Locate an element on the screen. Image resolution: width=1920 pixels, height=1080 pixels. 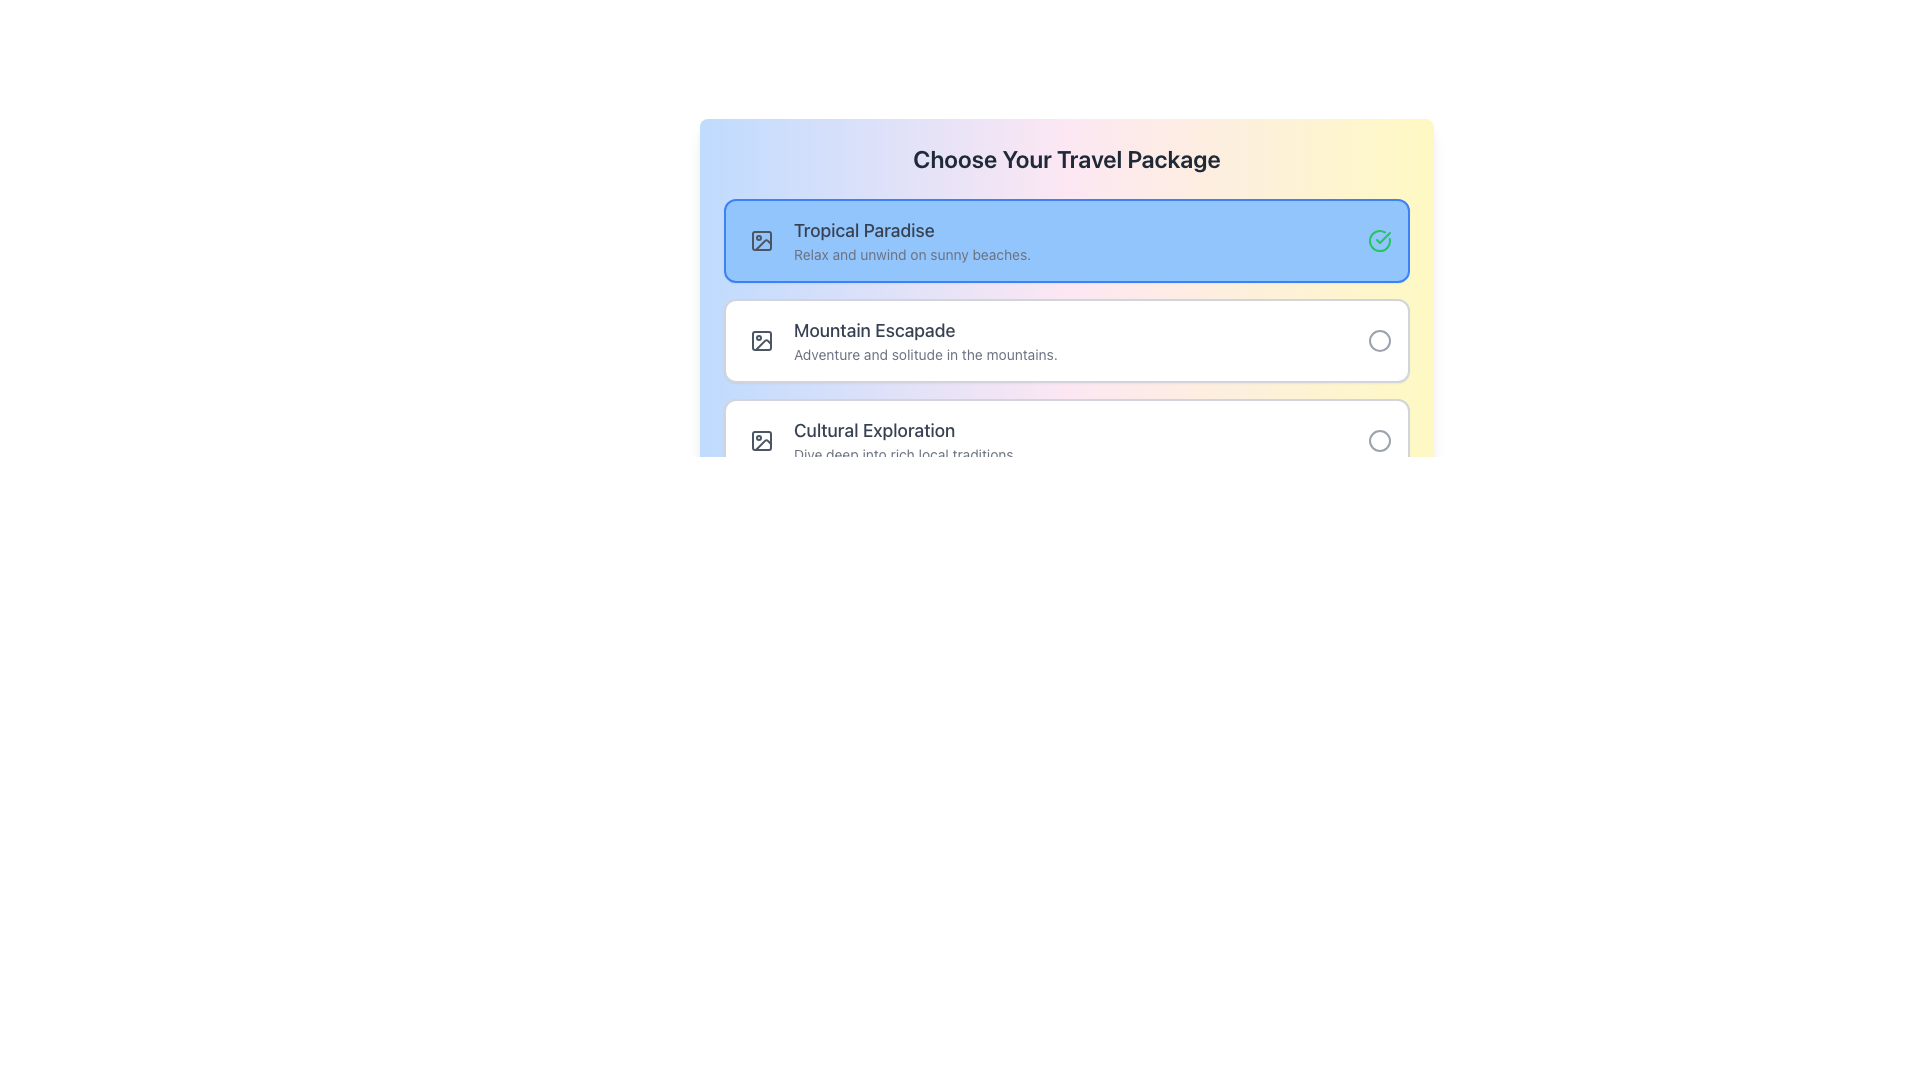
the graphical element that serves as a decorative representation within the 'Tropical Paradise' section of the SVG, indicating its relation to image functionality is located at coordinates (761, 239).